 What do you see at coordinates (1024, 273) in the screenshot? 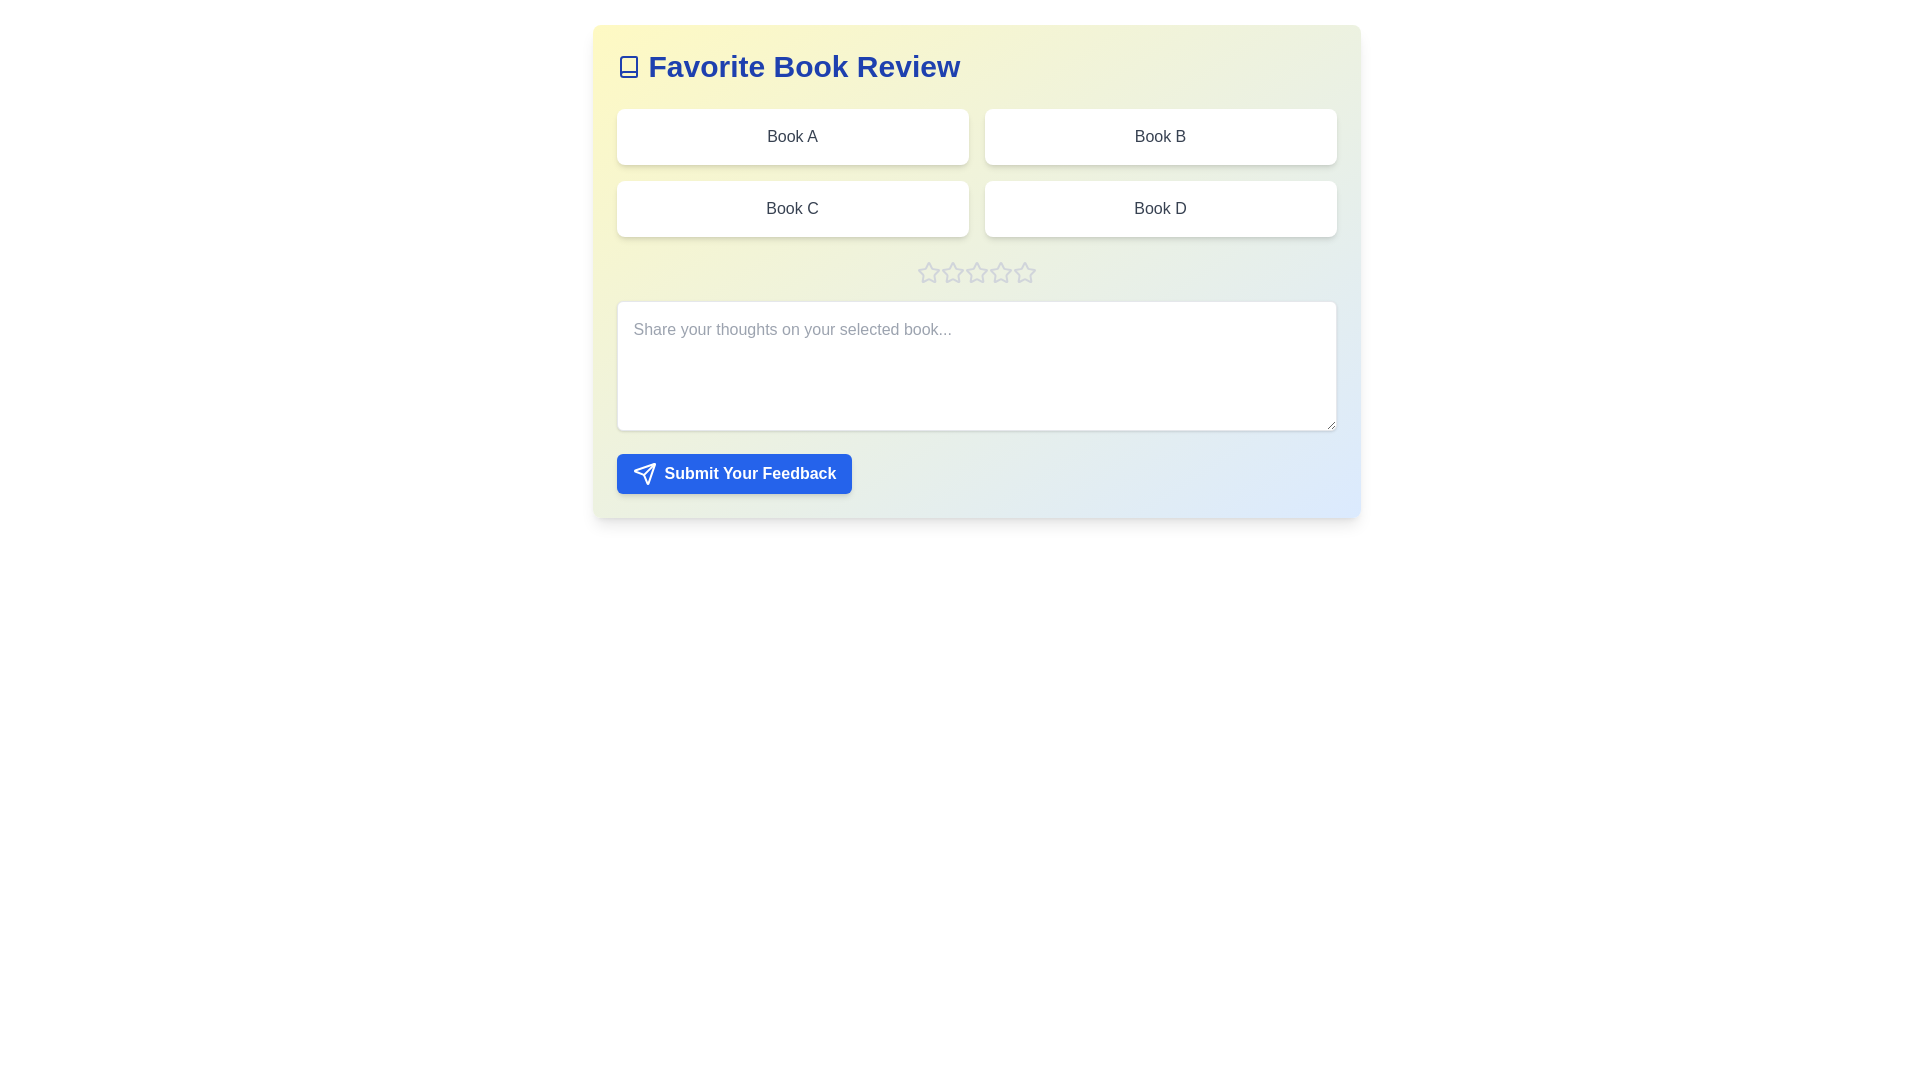
I see `the book rating to 5 stars` at bounding box center [1024, 273].